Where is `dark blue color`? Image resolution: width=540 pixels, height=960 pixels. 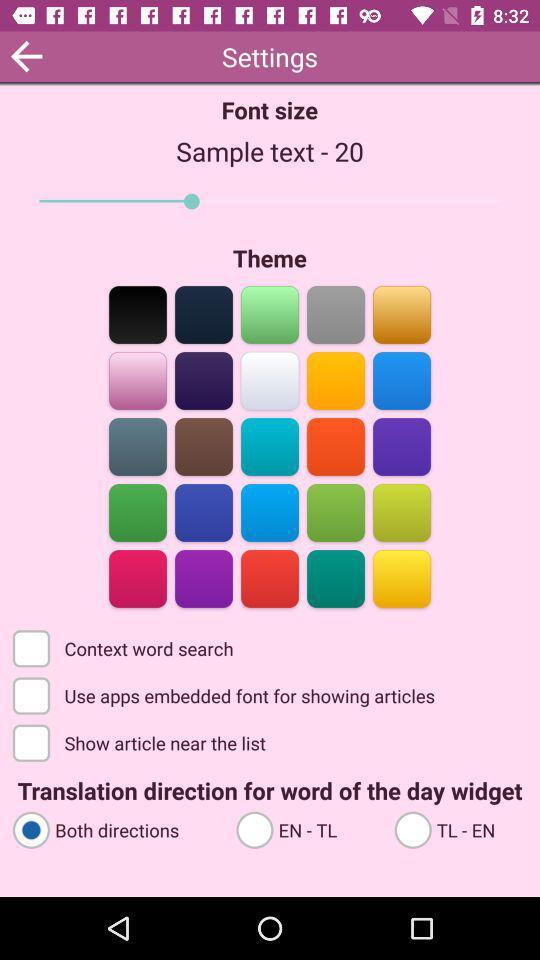 dark blue color is located at coordinates (203, 510).